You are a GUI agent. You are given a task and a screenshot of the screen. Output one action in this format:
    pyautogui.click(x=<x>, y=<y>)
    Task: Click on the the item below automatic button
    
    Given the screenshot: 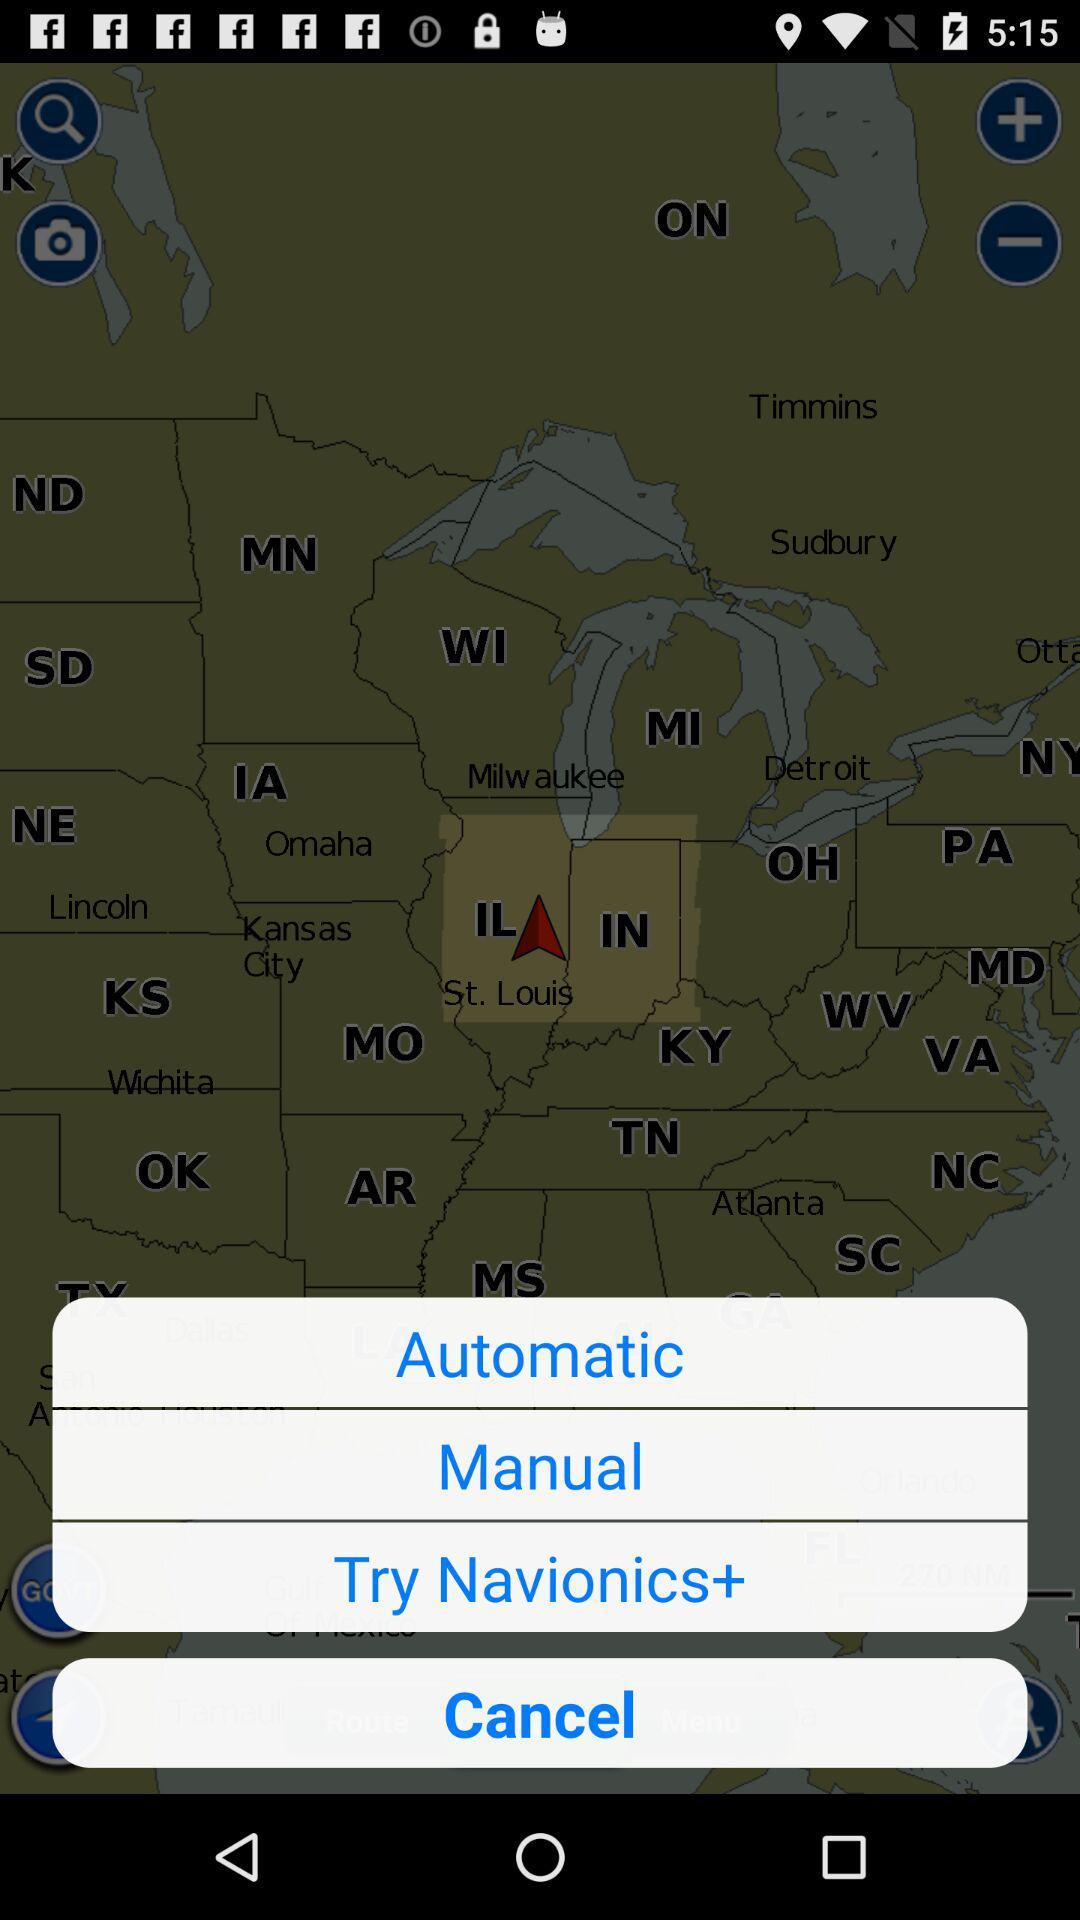 What is the action you would take?
    pyautogui.click(x=540, y=1464)
    